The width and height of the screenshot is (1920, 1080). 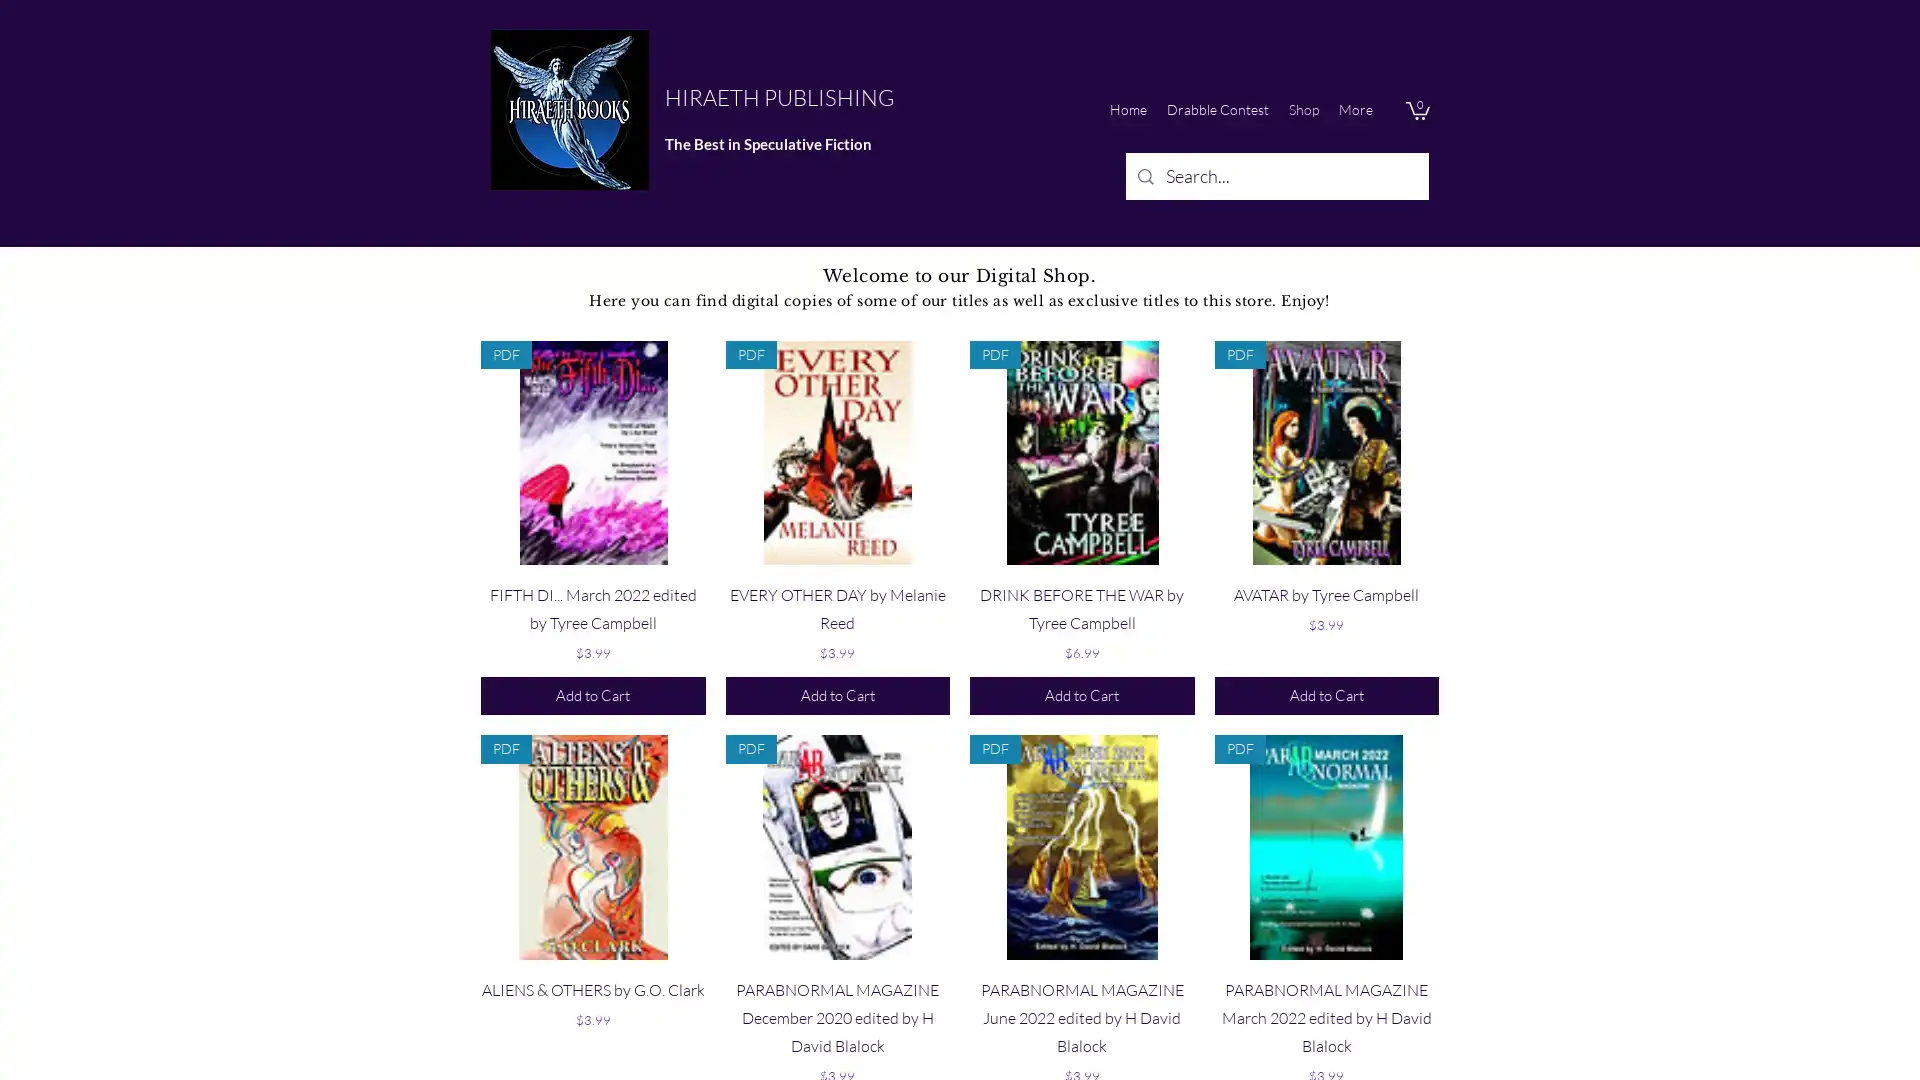 What do you see at coordinates (837, 694) in the screenshot?
I see `Add to Cart` at bounding box center [837, 694].